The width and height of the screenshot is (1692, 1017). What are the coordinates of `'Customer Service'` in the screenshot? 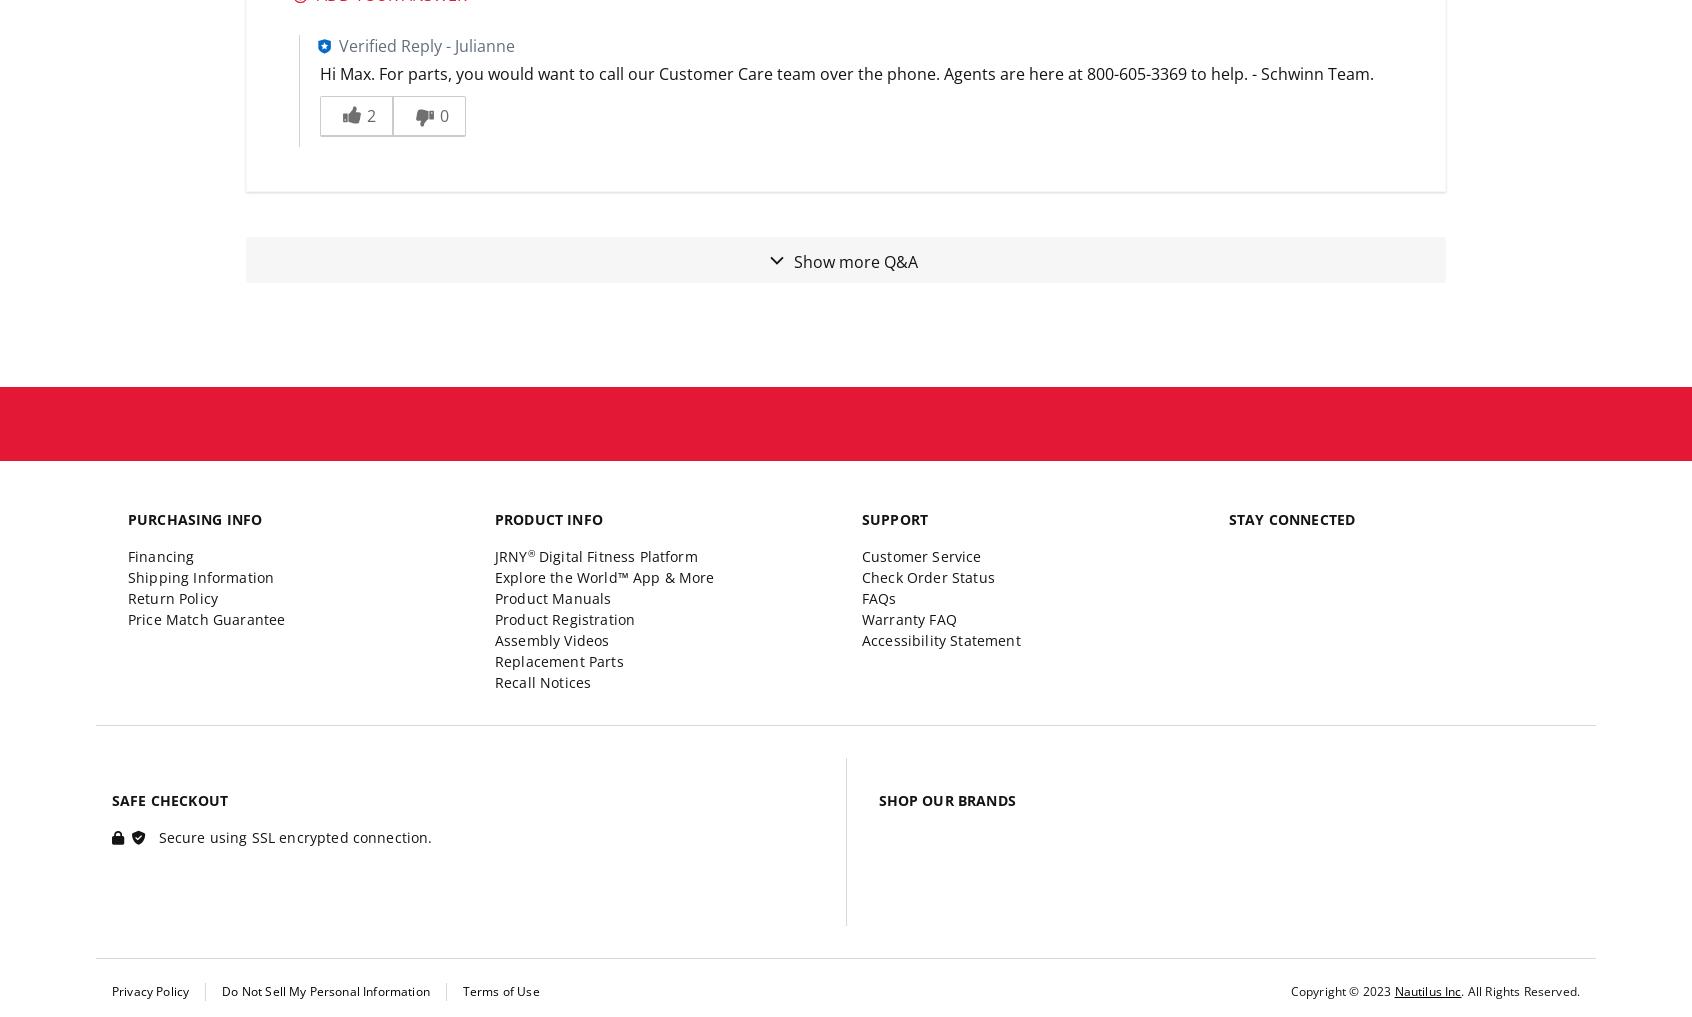 It's located at (921, 555).